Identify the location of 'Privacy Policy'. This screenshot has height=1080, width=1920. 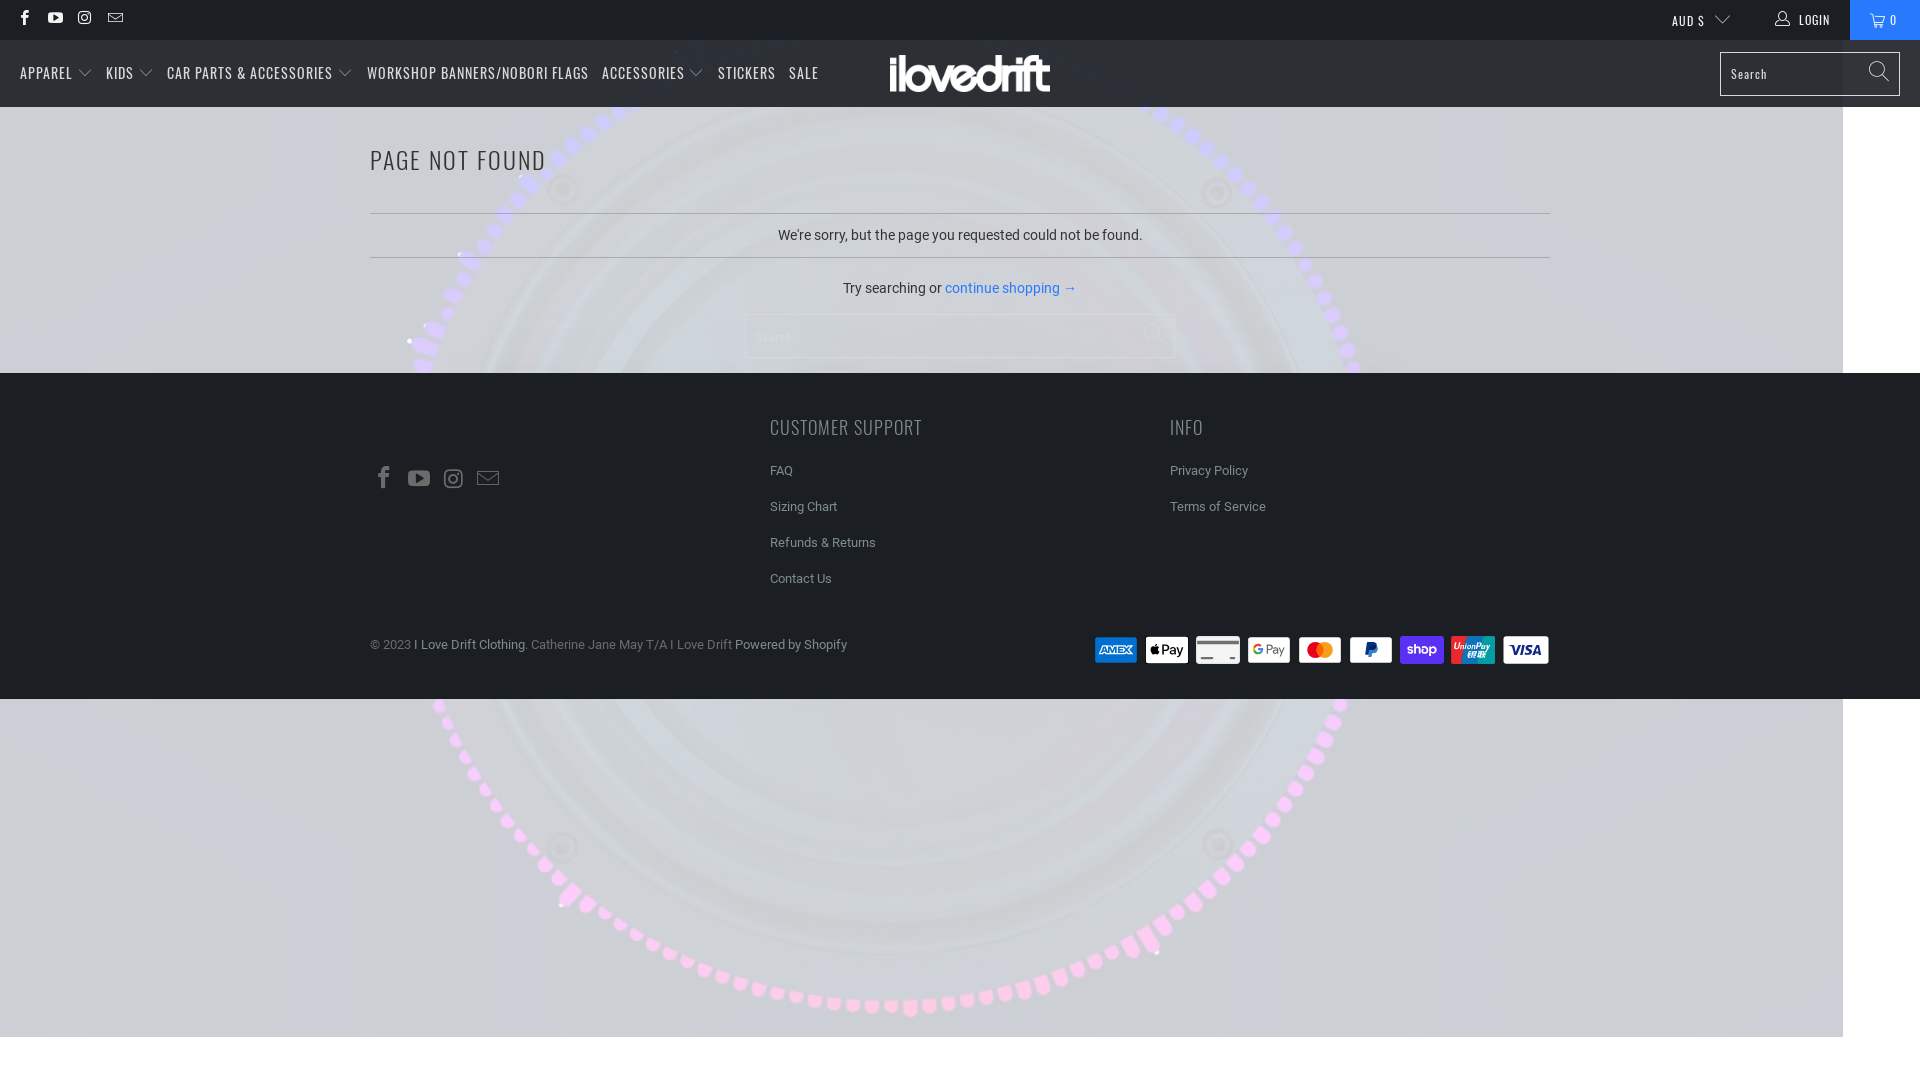
(1170, 470).